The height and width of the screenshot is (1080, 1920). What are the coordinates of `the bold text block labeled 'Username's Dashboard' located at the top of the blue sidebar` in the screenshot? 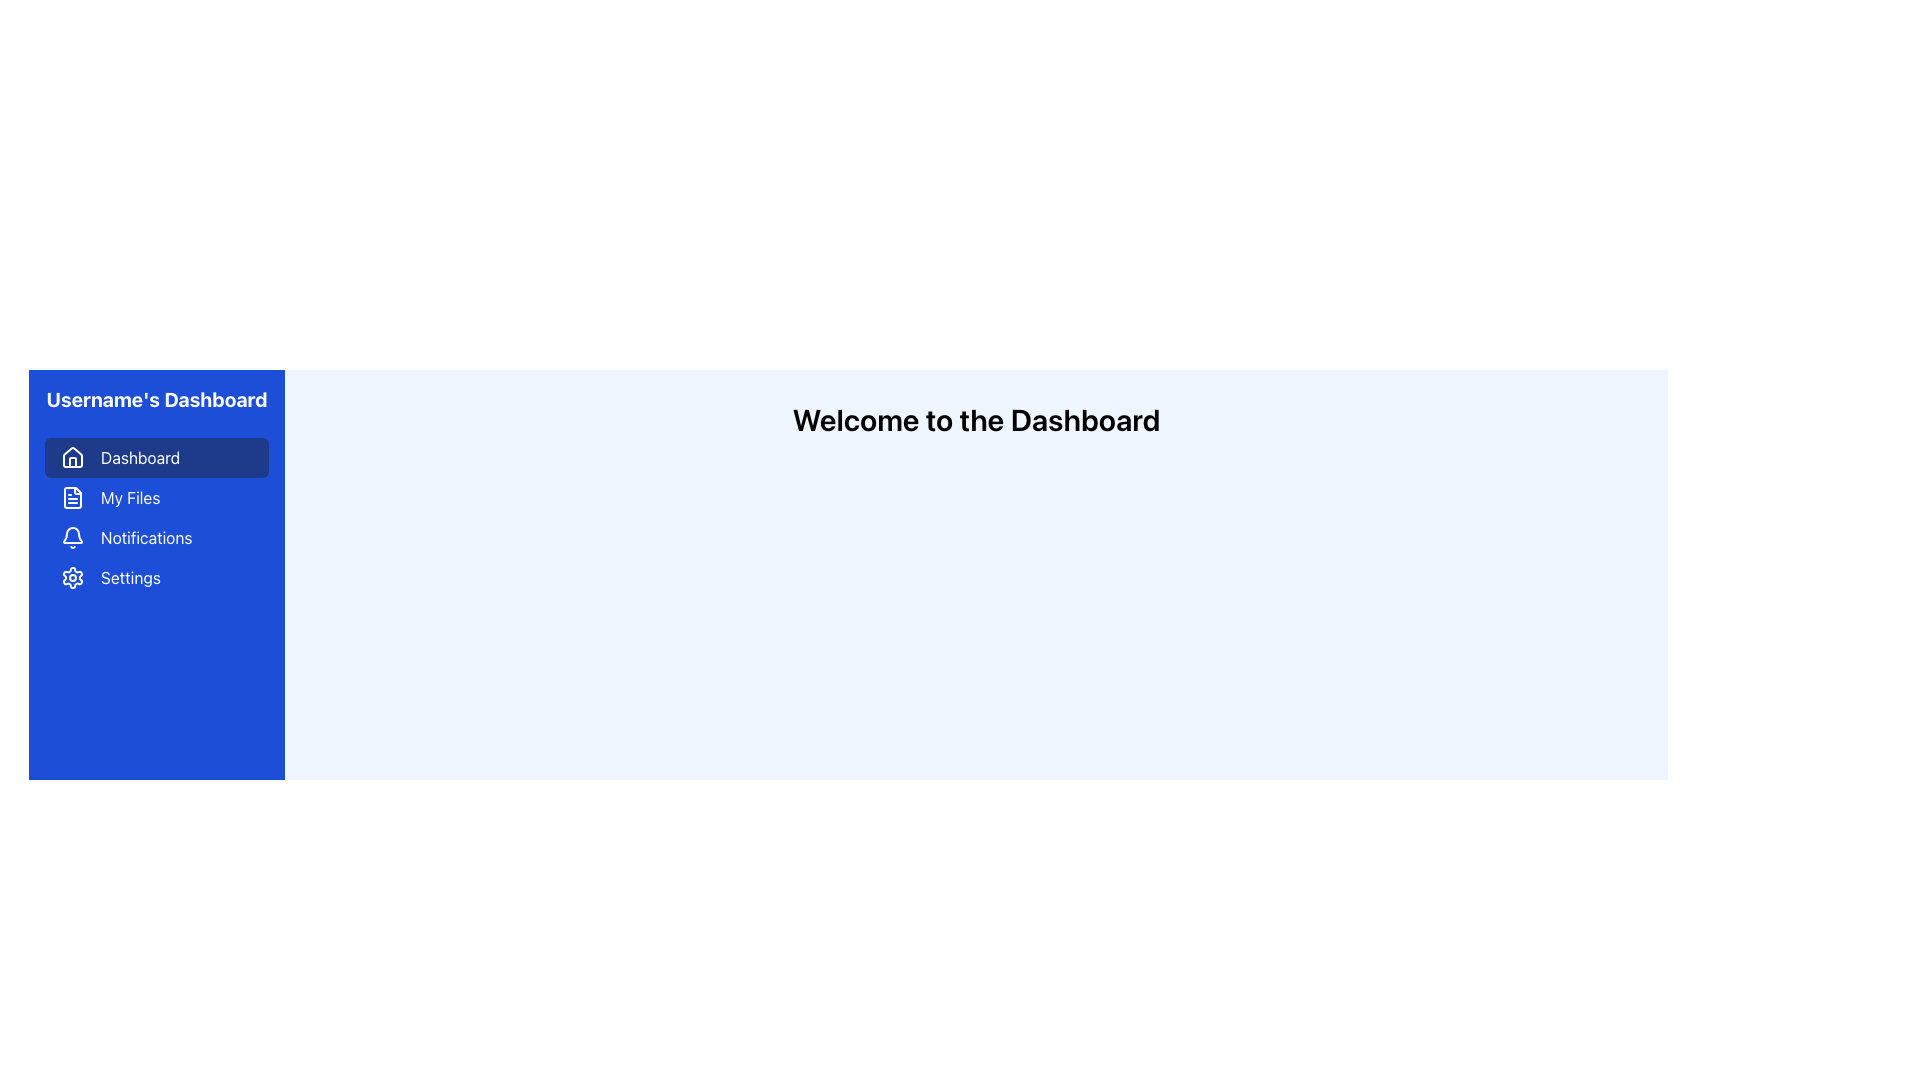 It's located at (156, 400).